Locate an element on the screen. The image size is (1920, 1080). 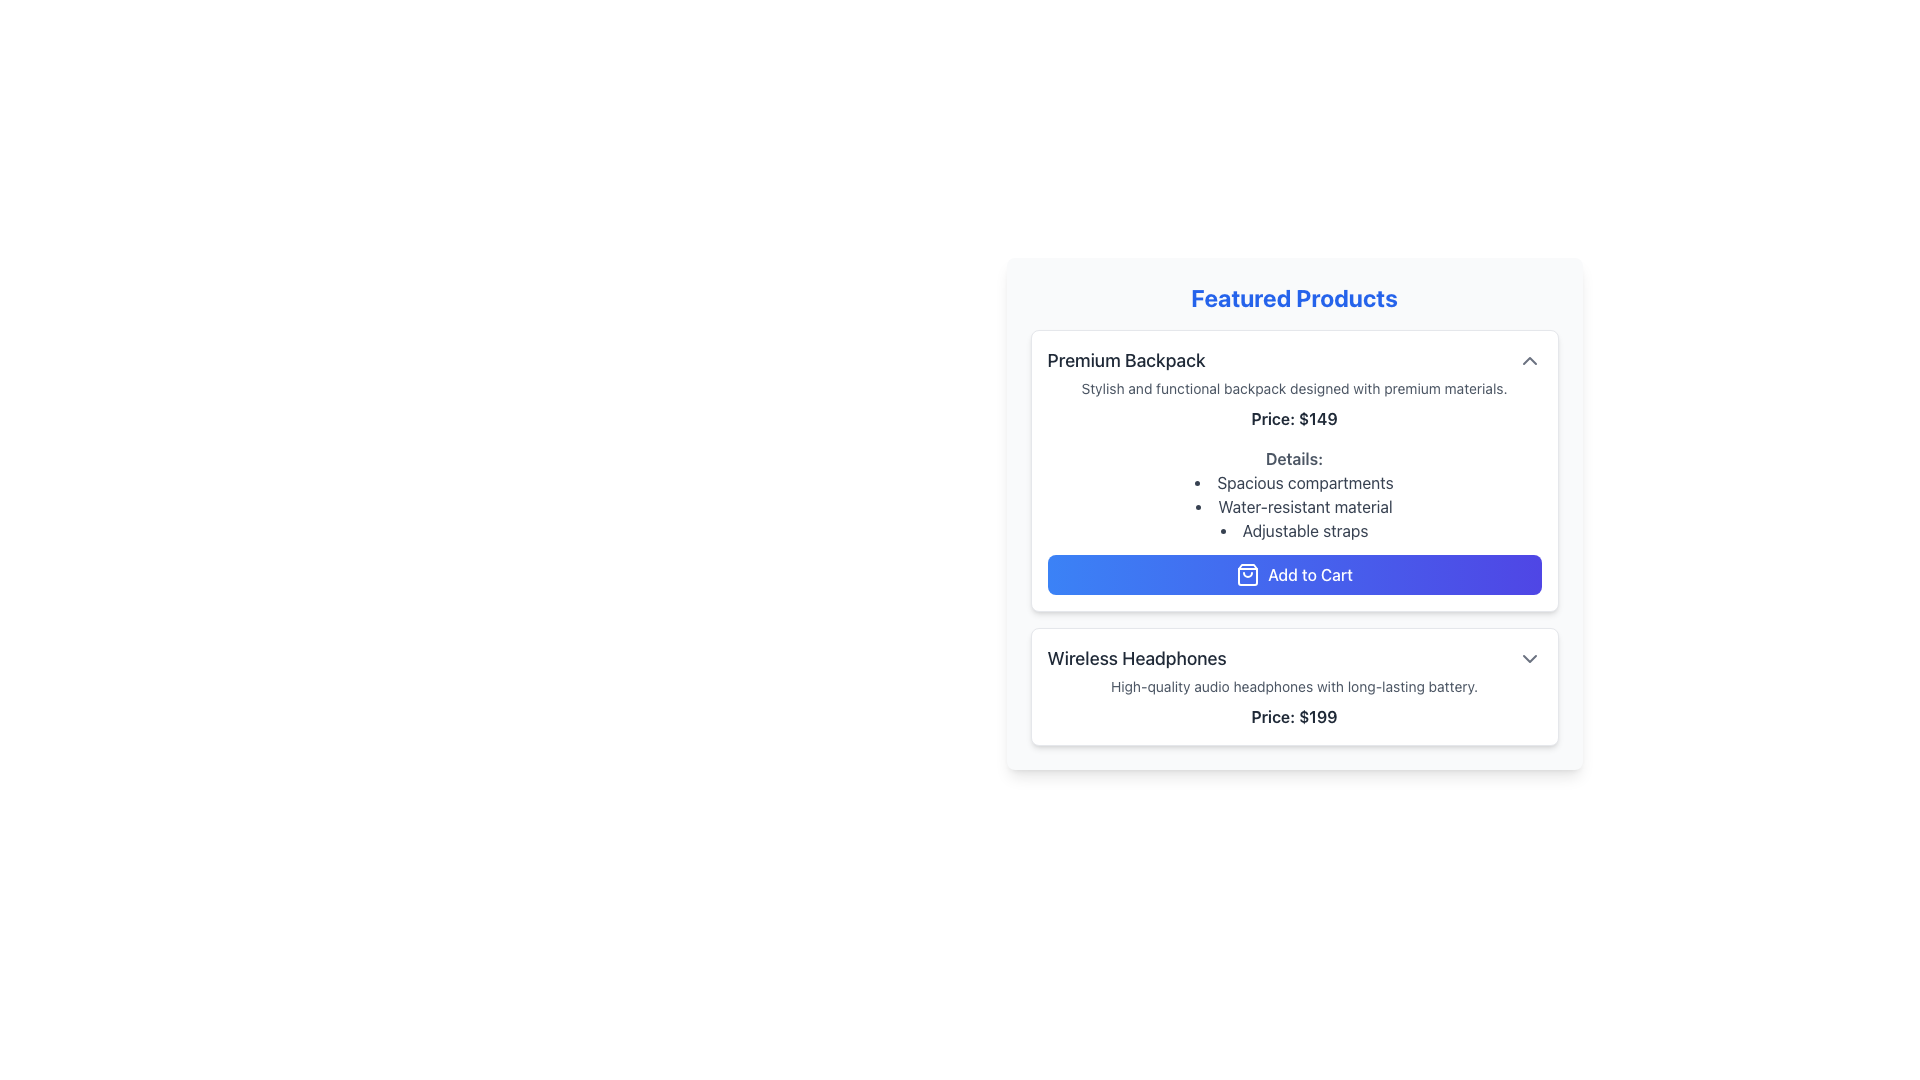
the shopping bag icon located to the immediate left of the 'Add to Cart' text in the 'Premium Backpack' product card under the 'Featured Products' section is located at coordinates (1247, 574).